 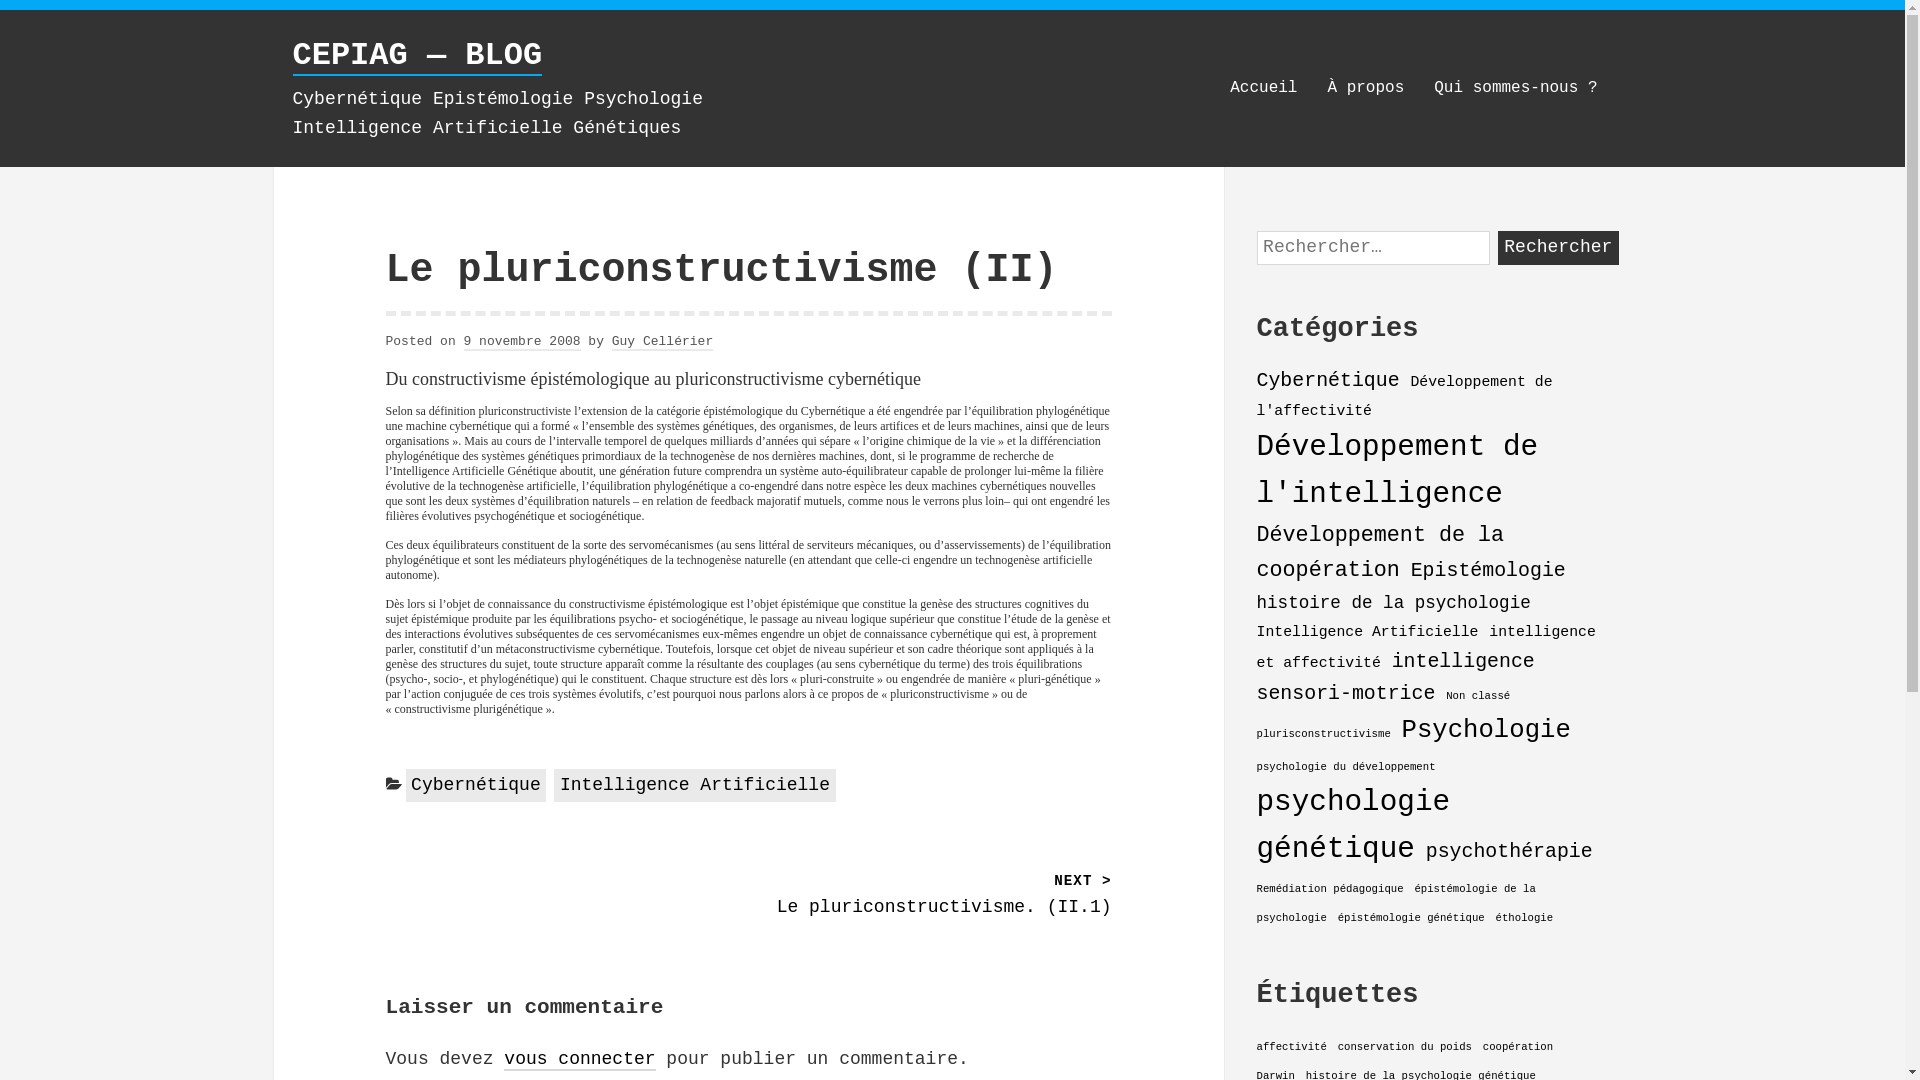 What do you see at coordinates (1400, 730) in the screenshot?
I see `'Psychologie'` at bounding box center [1400, 730].